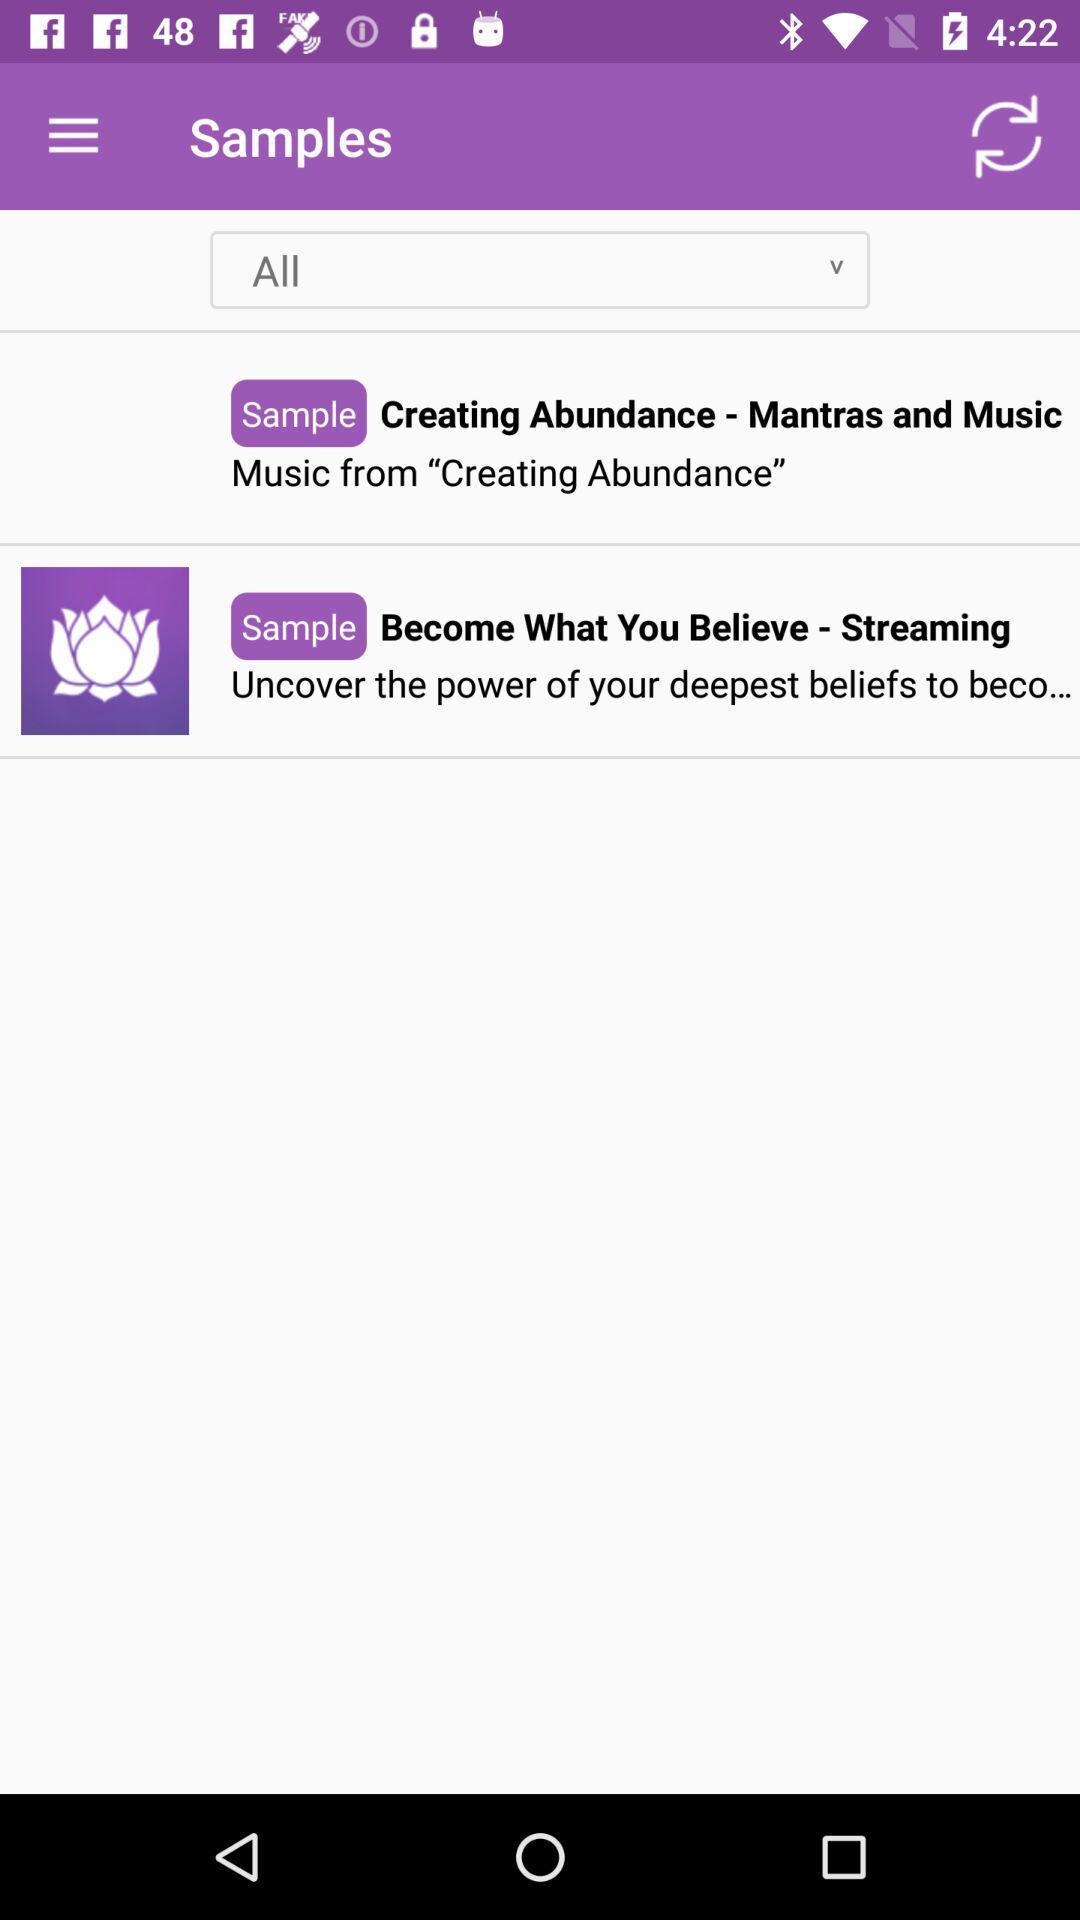  What do you see at coordinates (655, 684) in the screenshot?
I see `item at the center` at bounding box center [655, 684].